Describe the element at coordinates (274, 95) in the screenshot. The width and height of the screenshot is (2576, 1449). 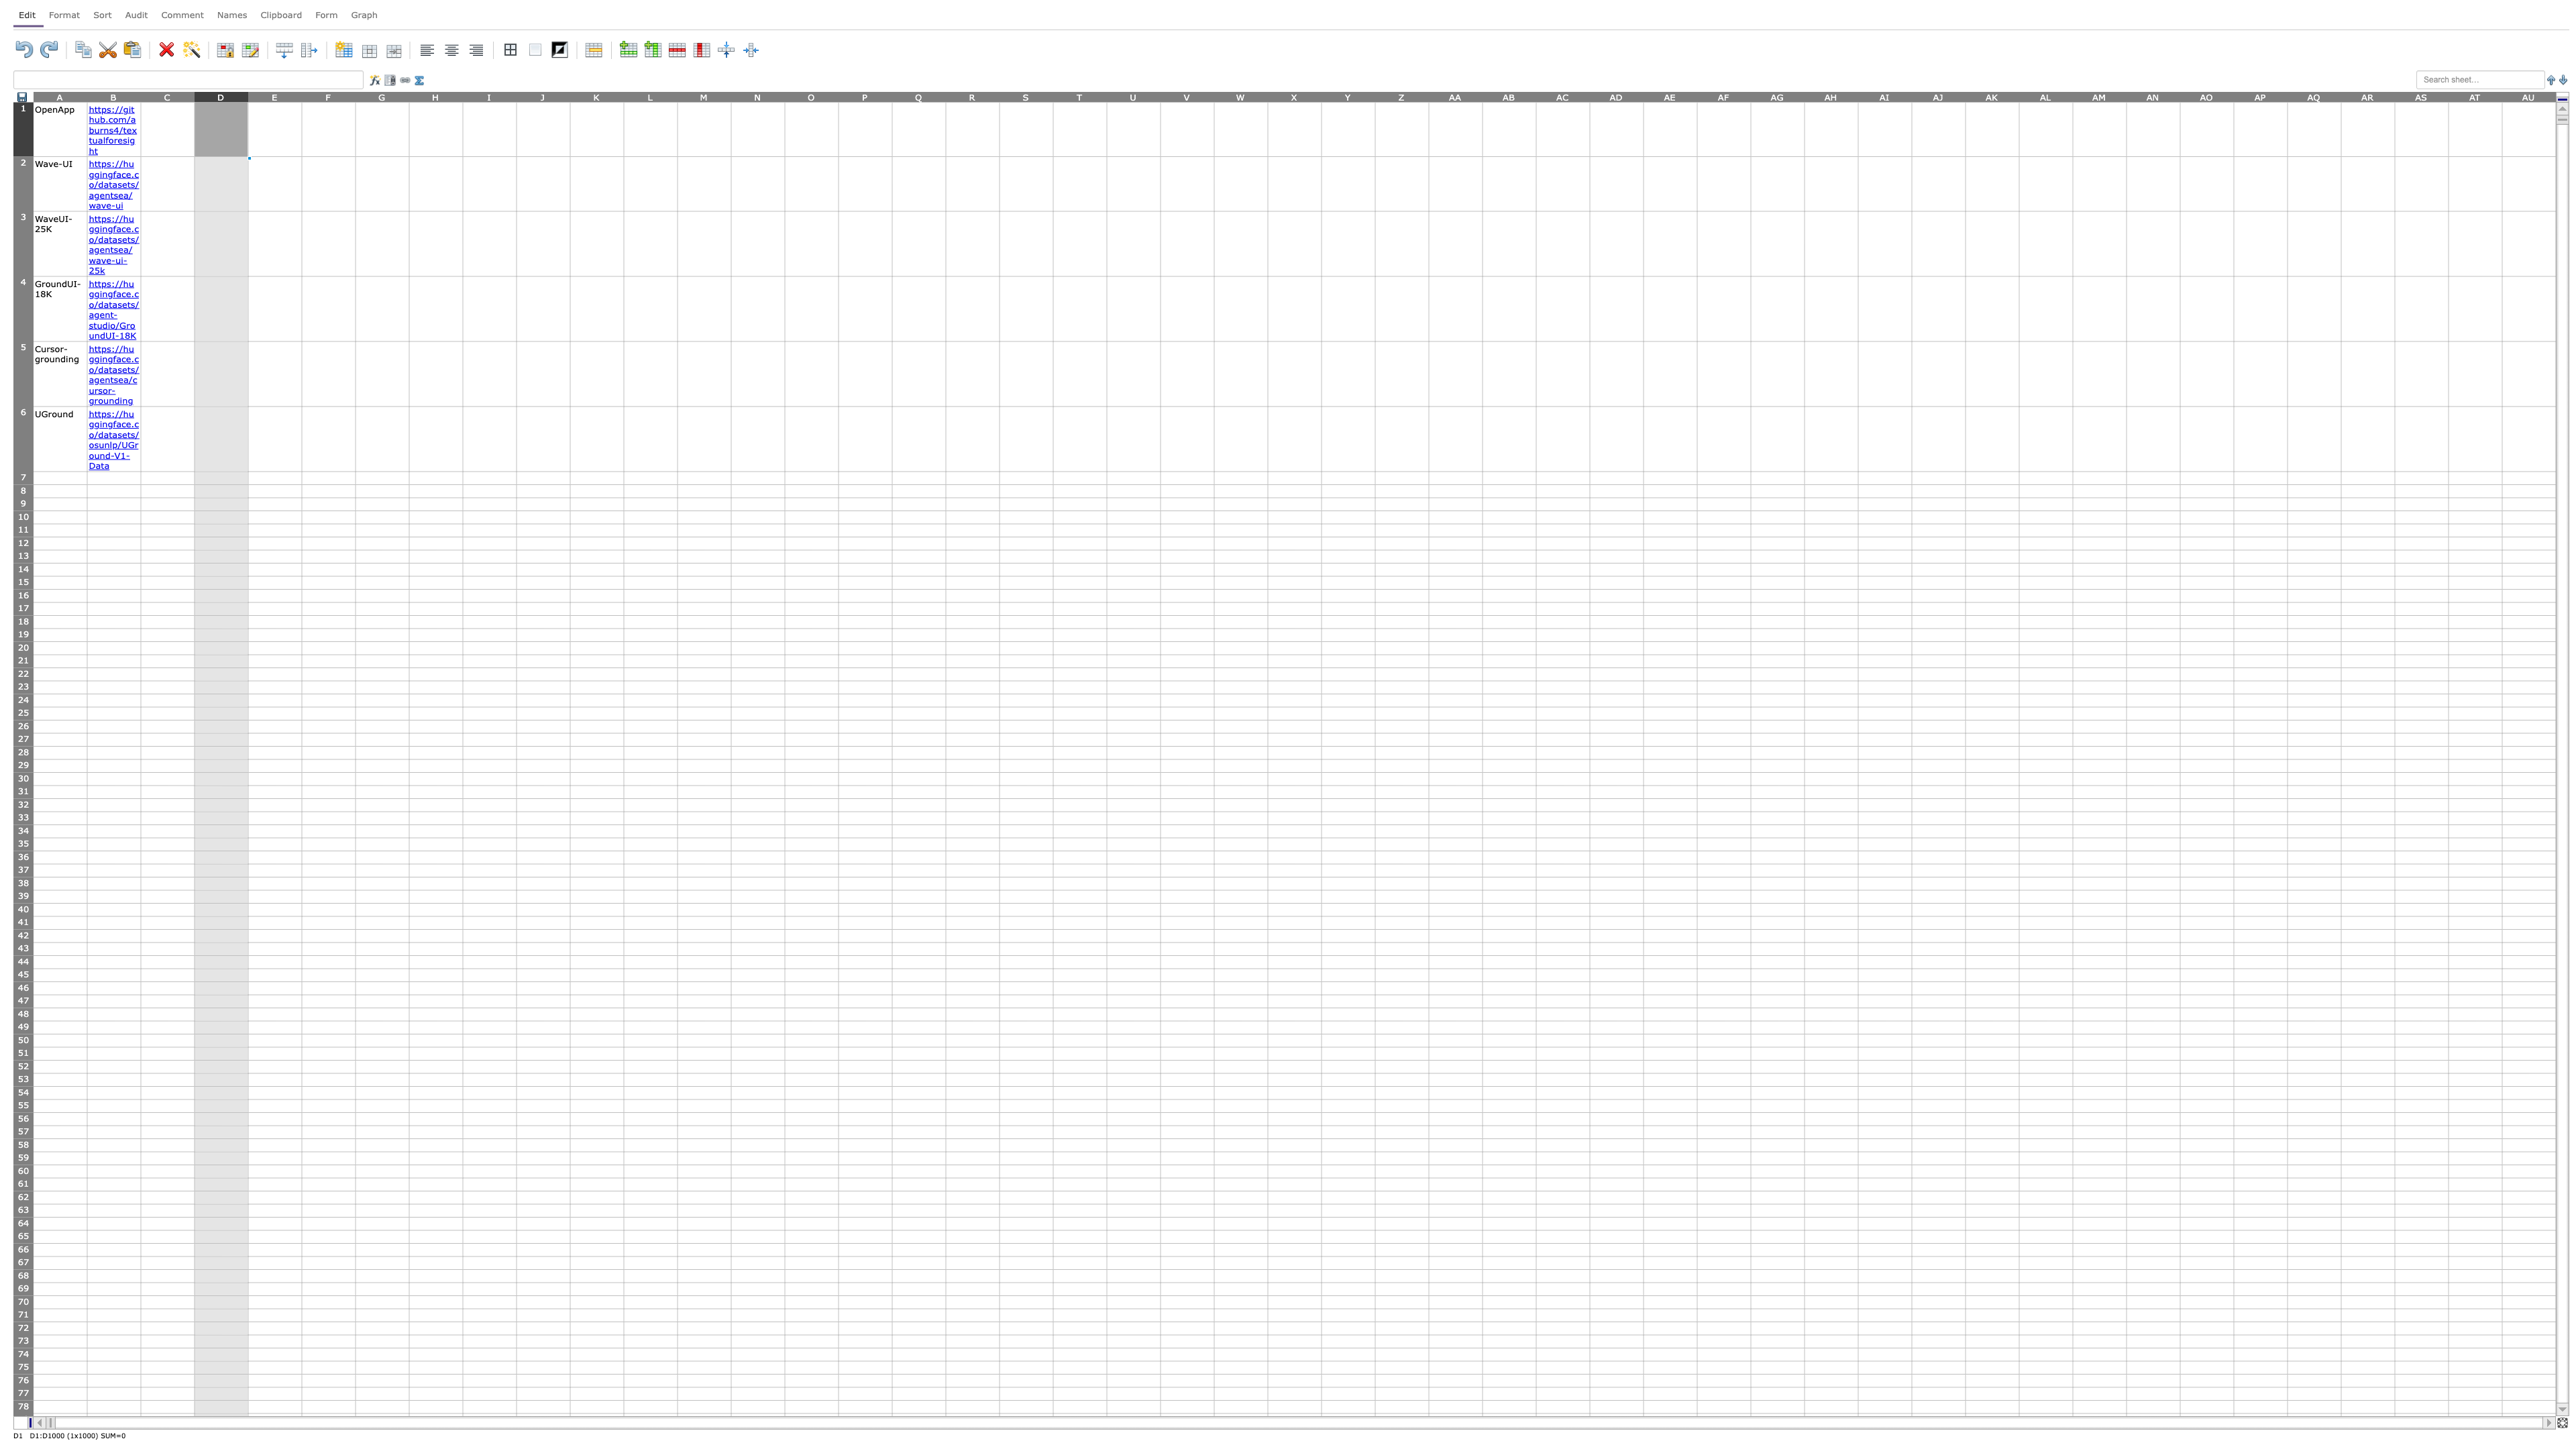
I see `column E` at that location.